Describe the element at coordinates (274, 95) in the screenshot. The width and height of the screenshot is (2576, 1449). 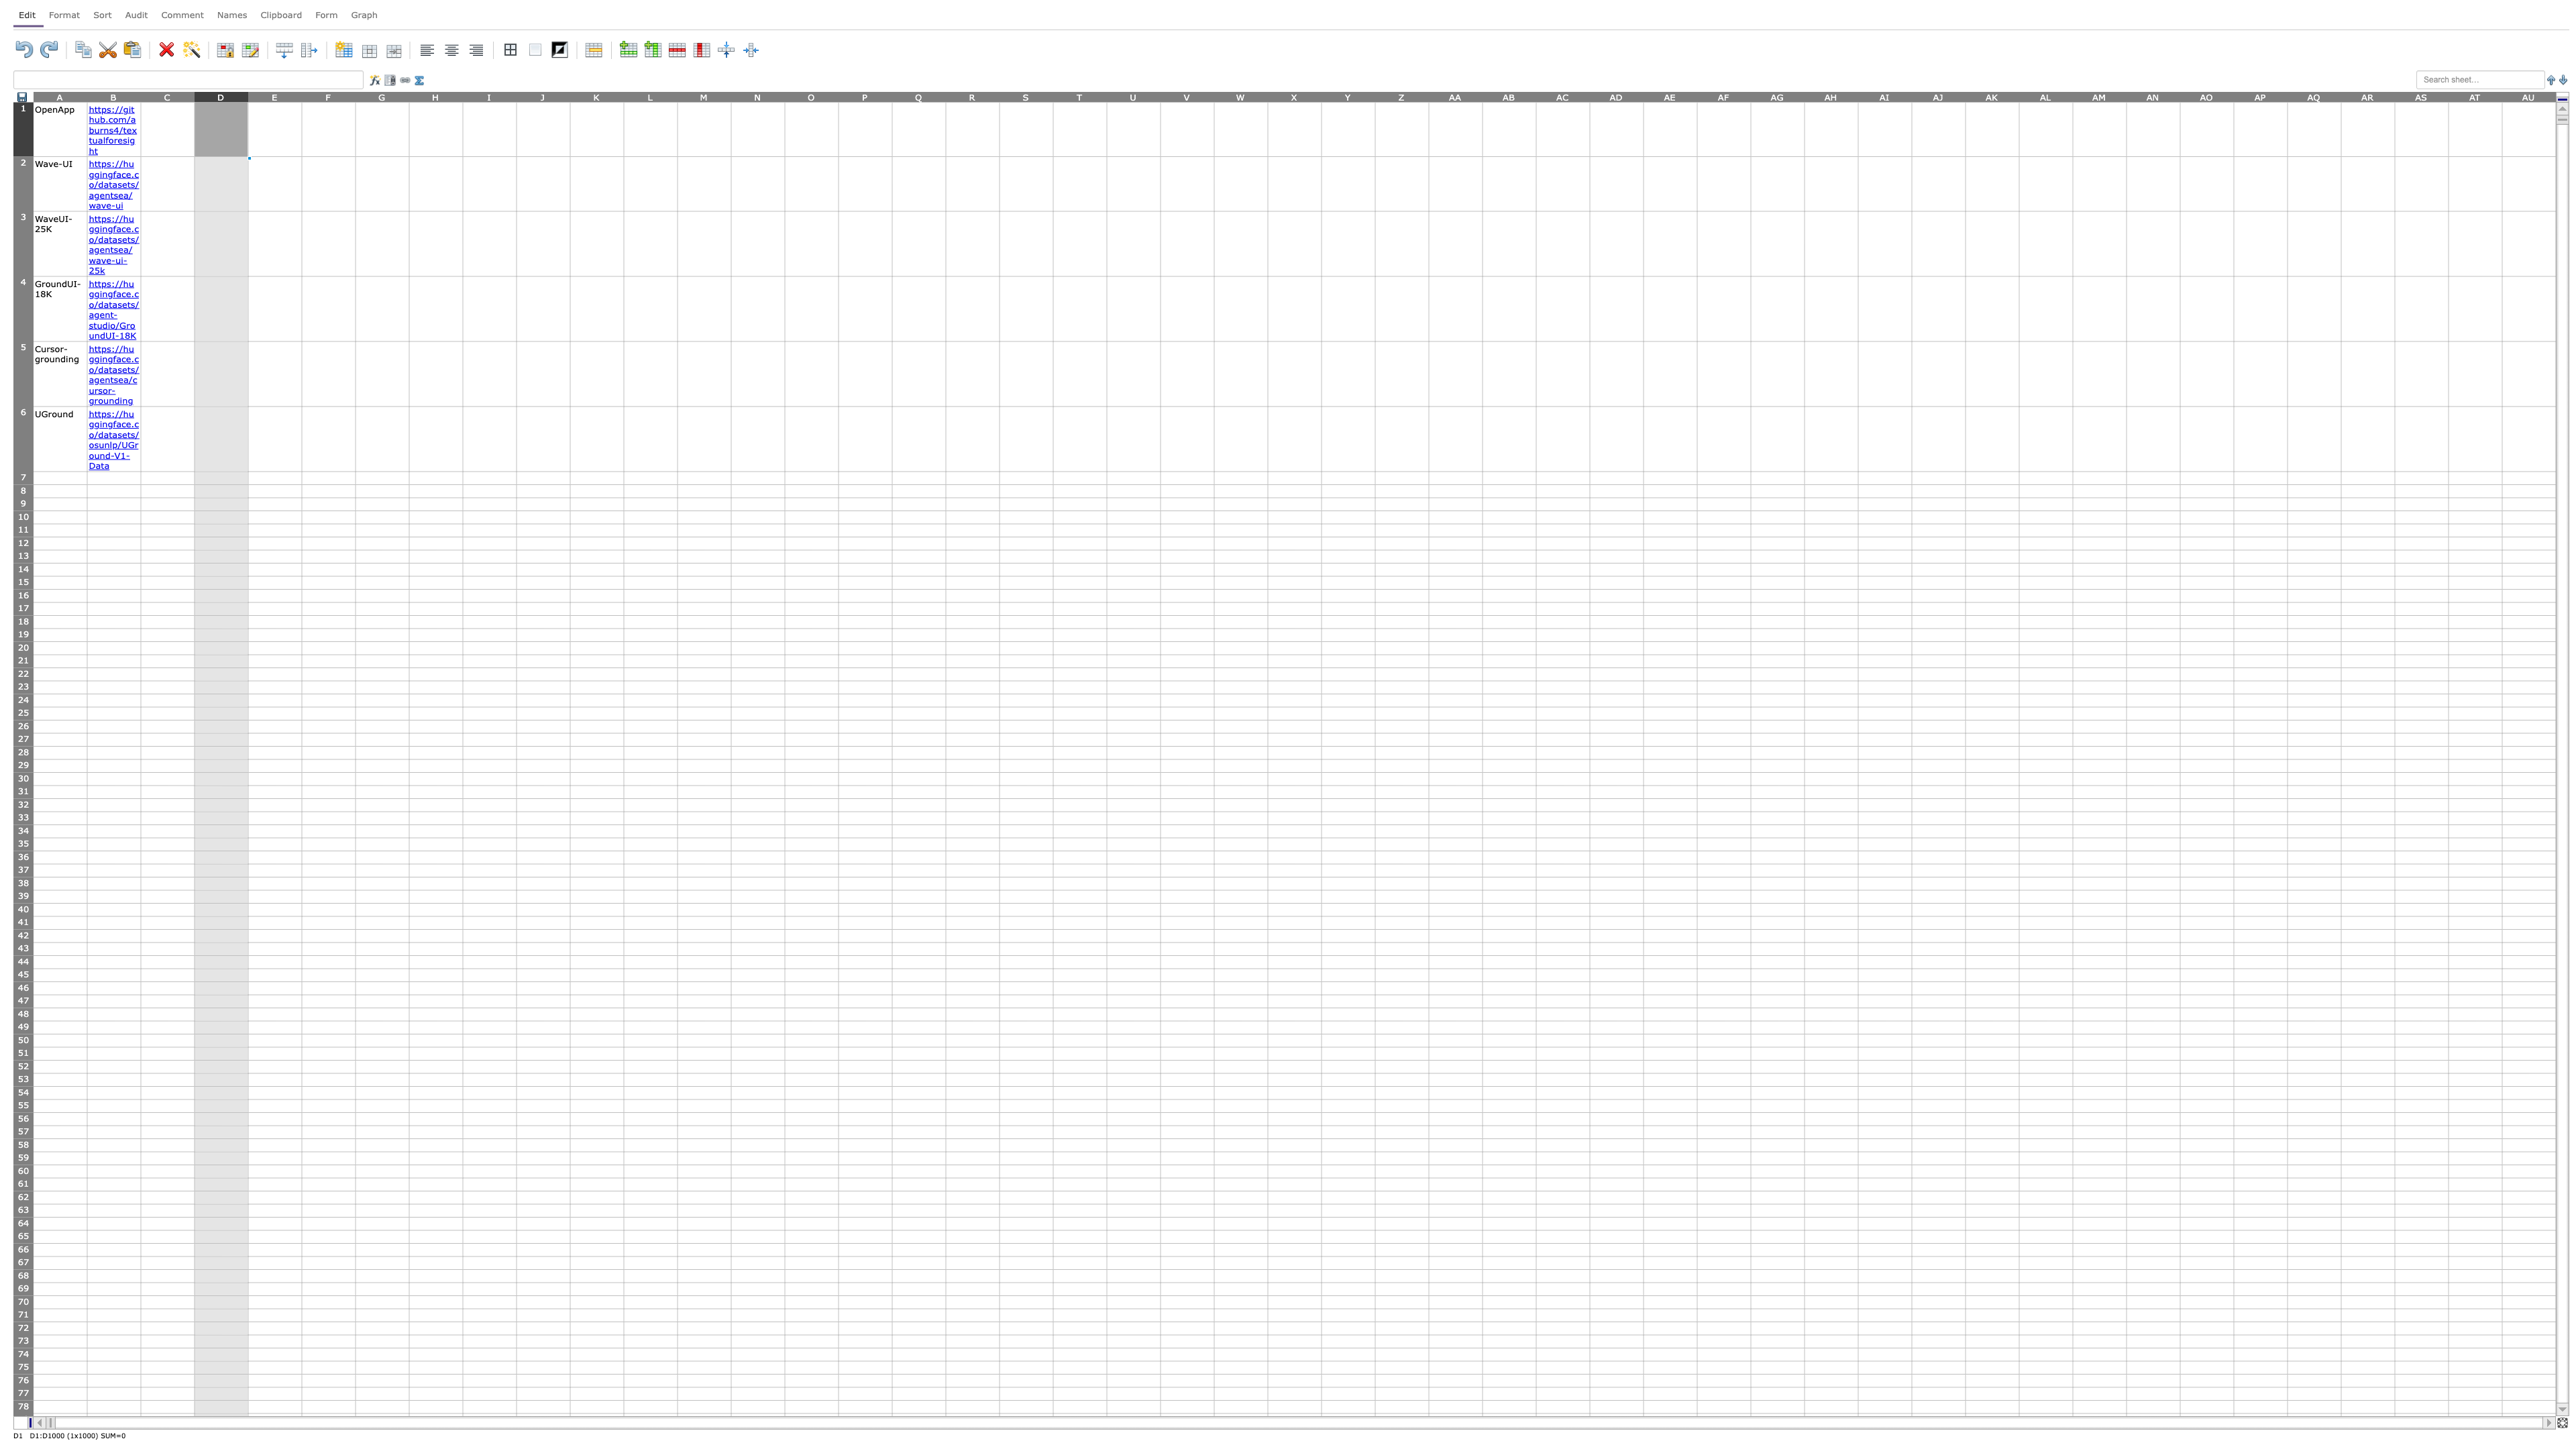
I see `column E` at that location.